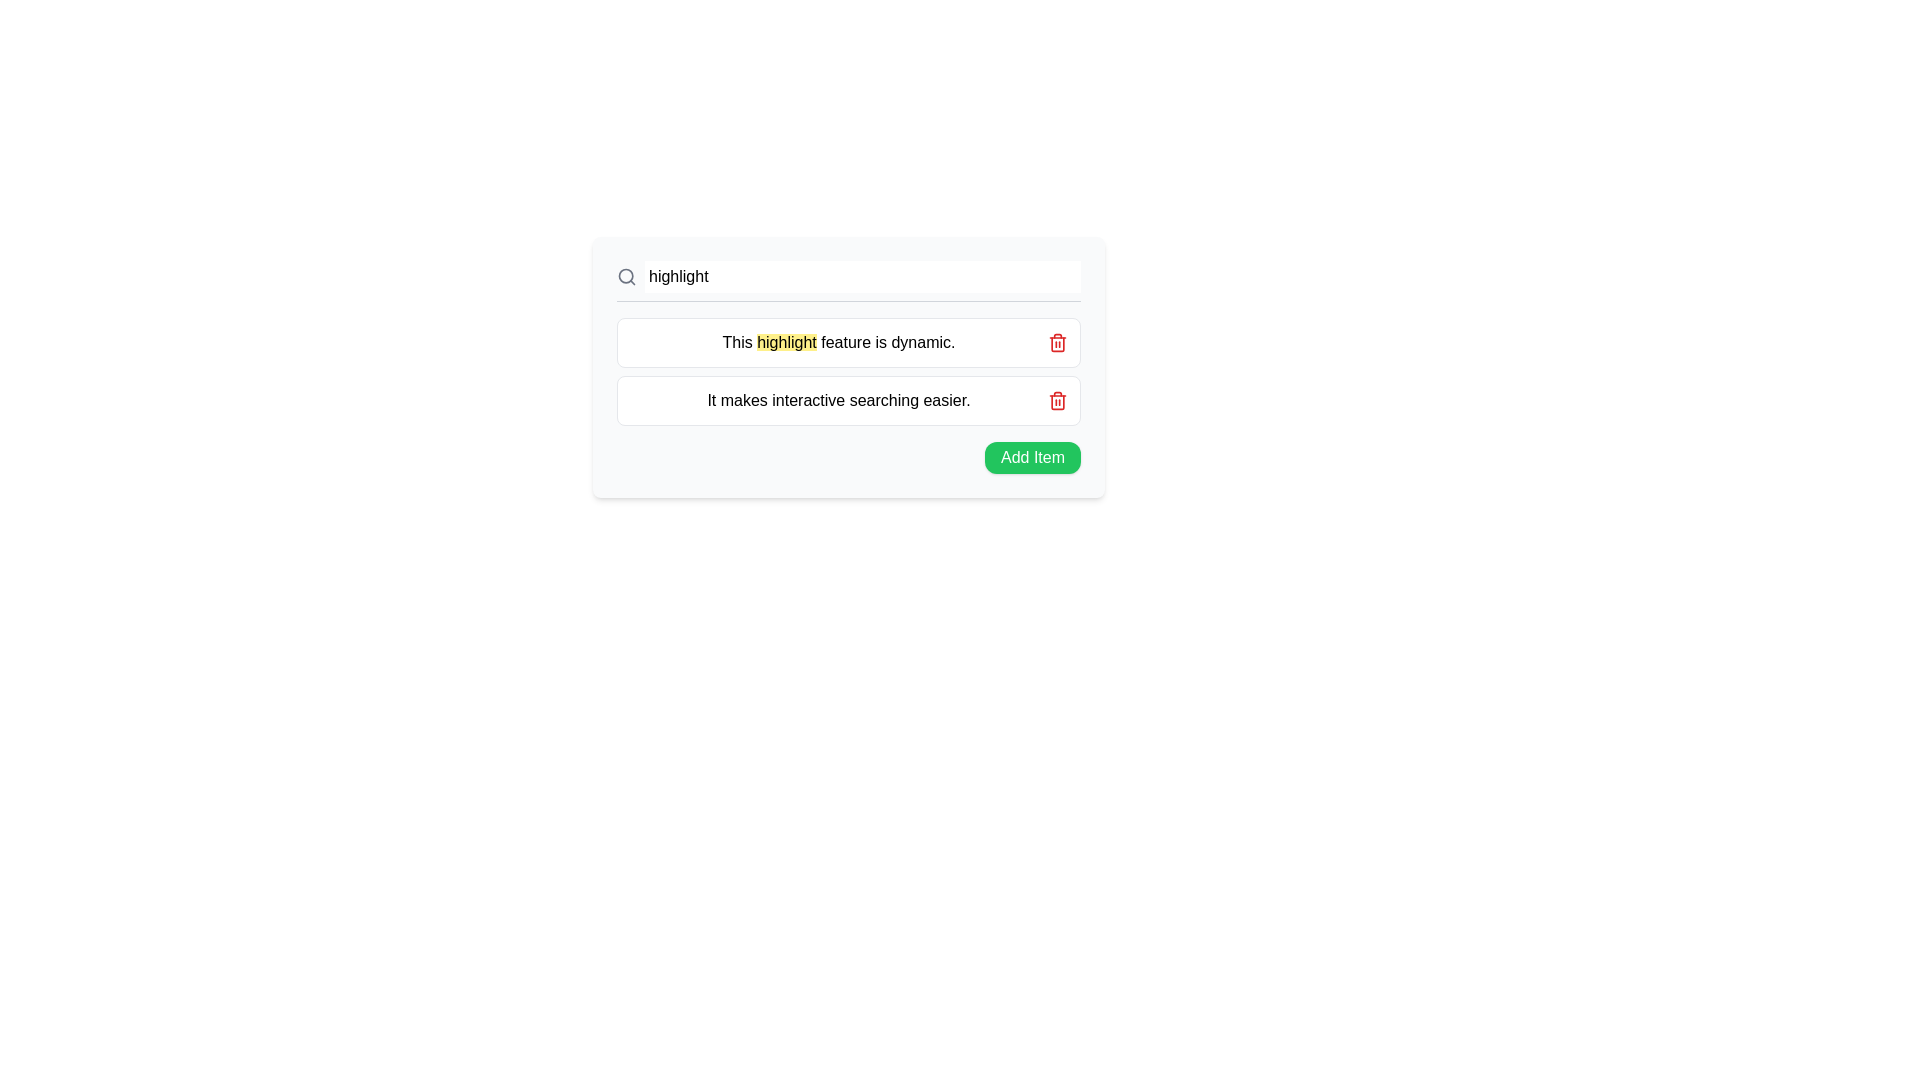  I want to click on text element containing 'This' for debug purposes, located at the leftmost position of the text block 'This highlight feature is dynamic.', so click(738, 341).